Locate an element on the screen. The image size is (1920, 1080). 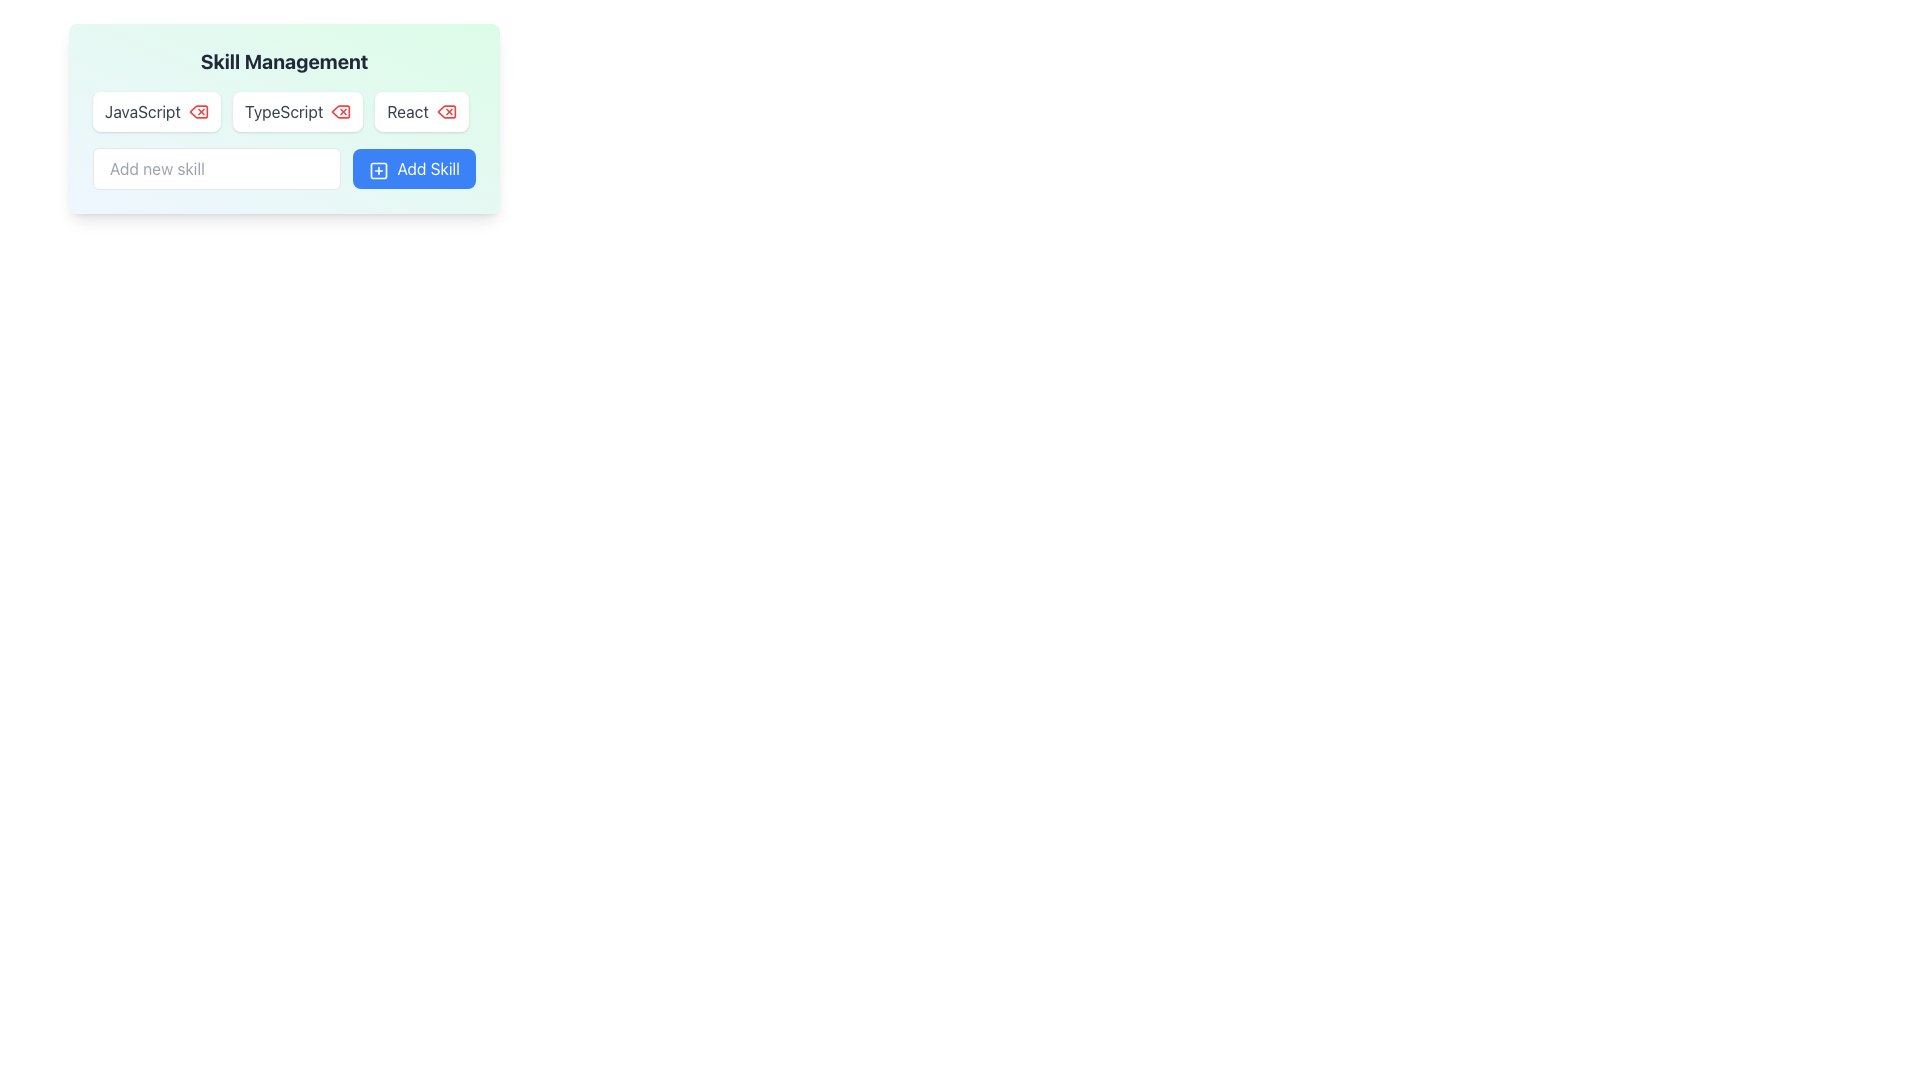
the 'TypeScript' text label which displays a skill in the 'Skill Management' section is located at coordinates (283, 111).